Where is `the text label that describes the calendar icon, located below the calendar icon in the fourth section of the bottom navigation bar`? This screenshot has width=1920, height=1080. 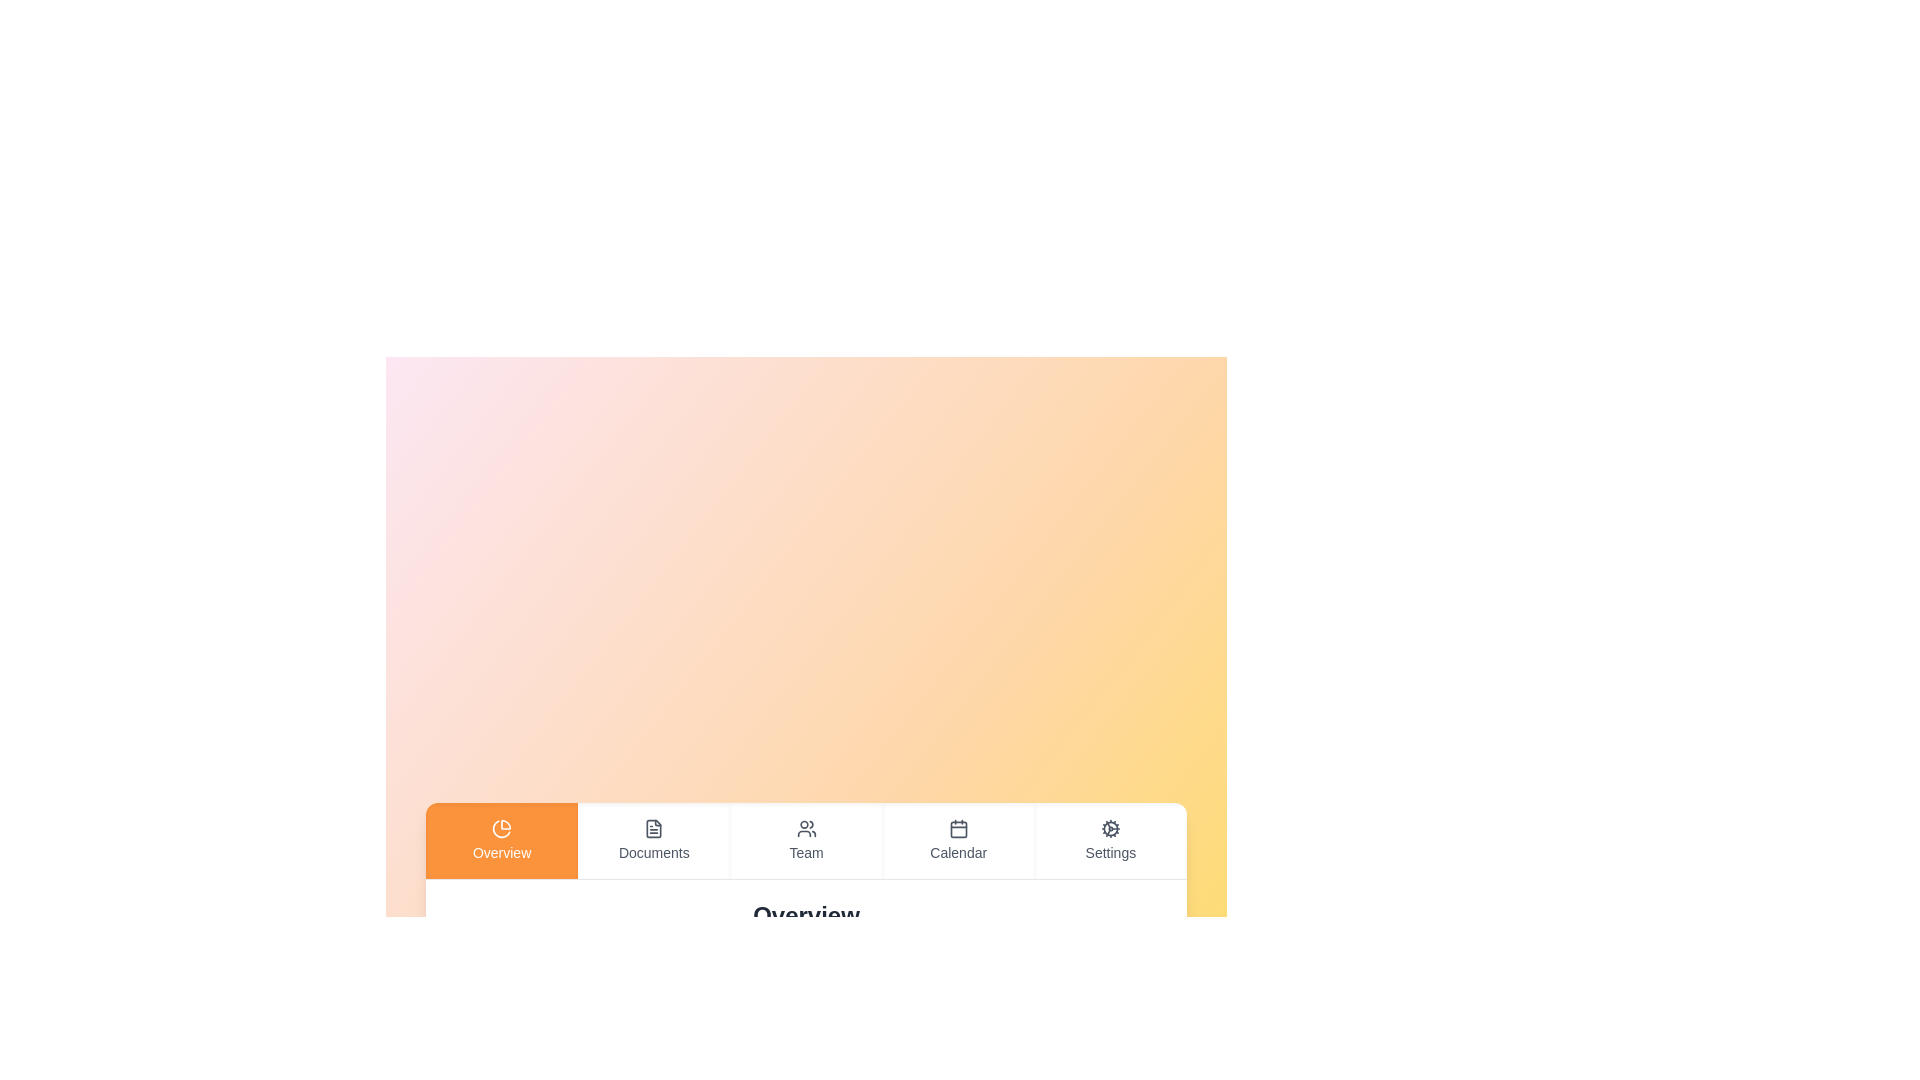 the text label that describes the calendar icon, located below the calendar icon in the fourth section of the bottom navigation bar is located at coordinates (957, 852).